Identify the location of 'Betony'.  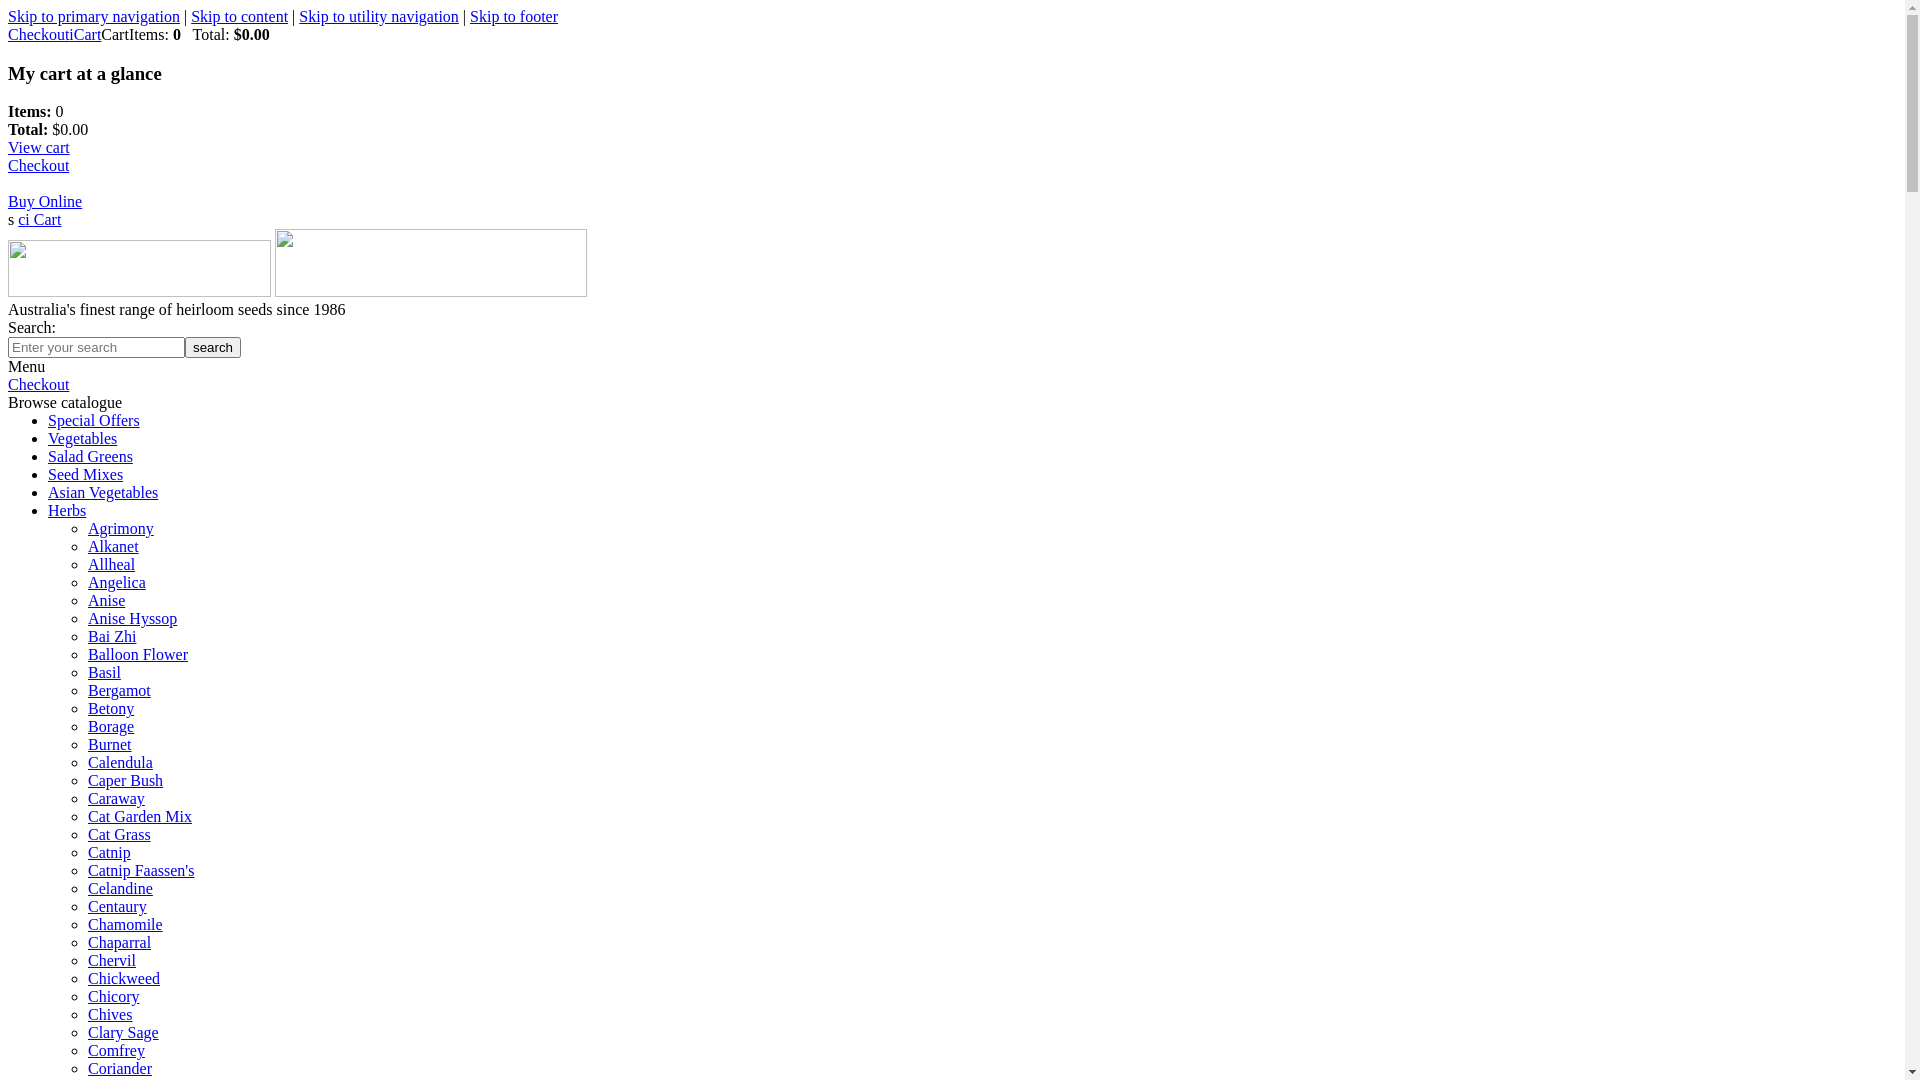
(109, 707).